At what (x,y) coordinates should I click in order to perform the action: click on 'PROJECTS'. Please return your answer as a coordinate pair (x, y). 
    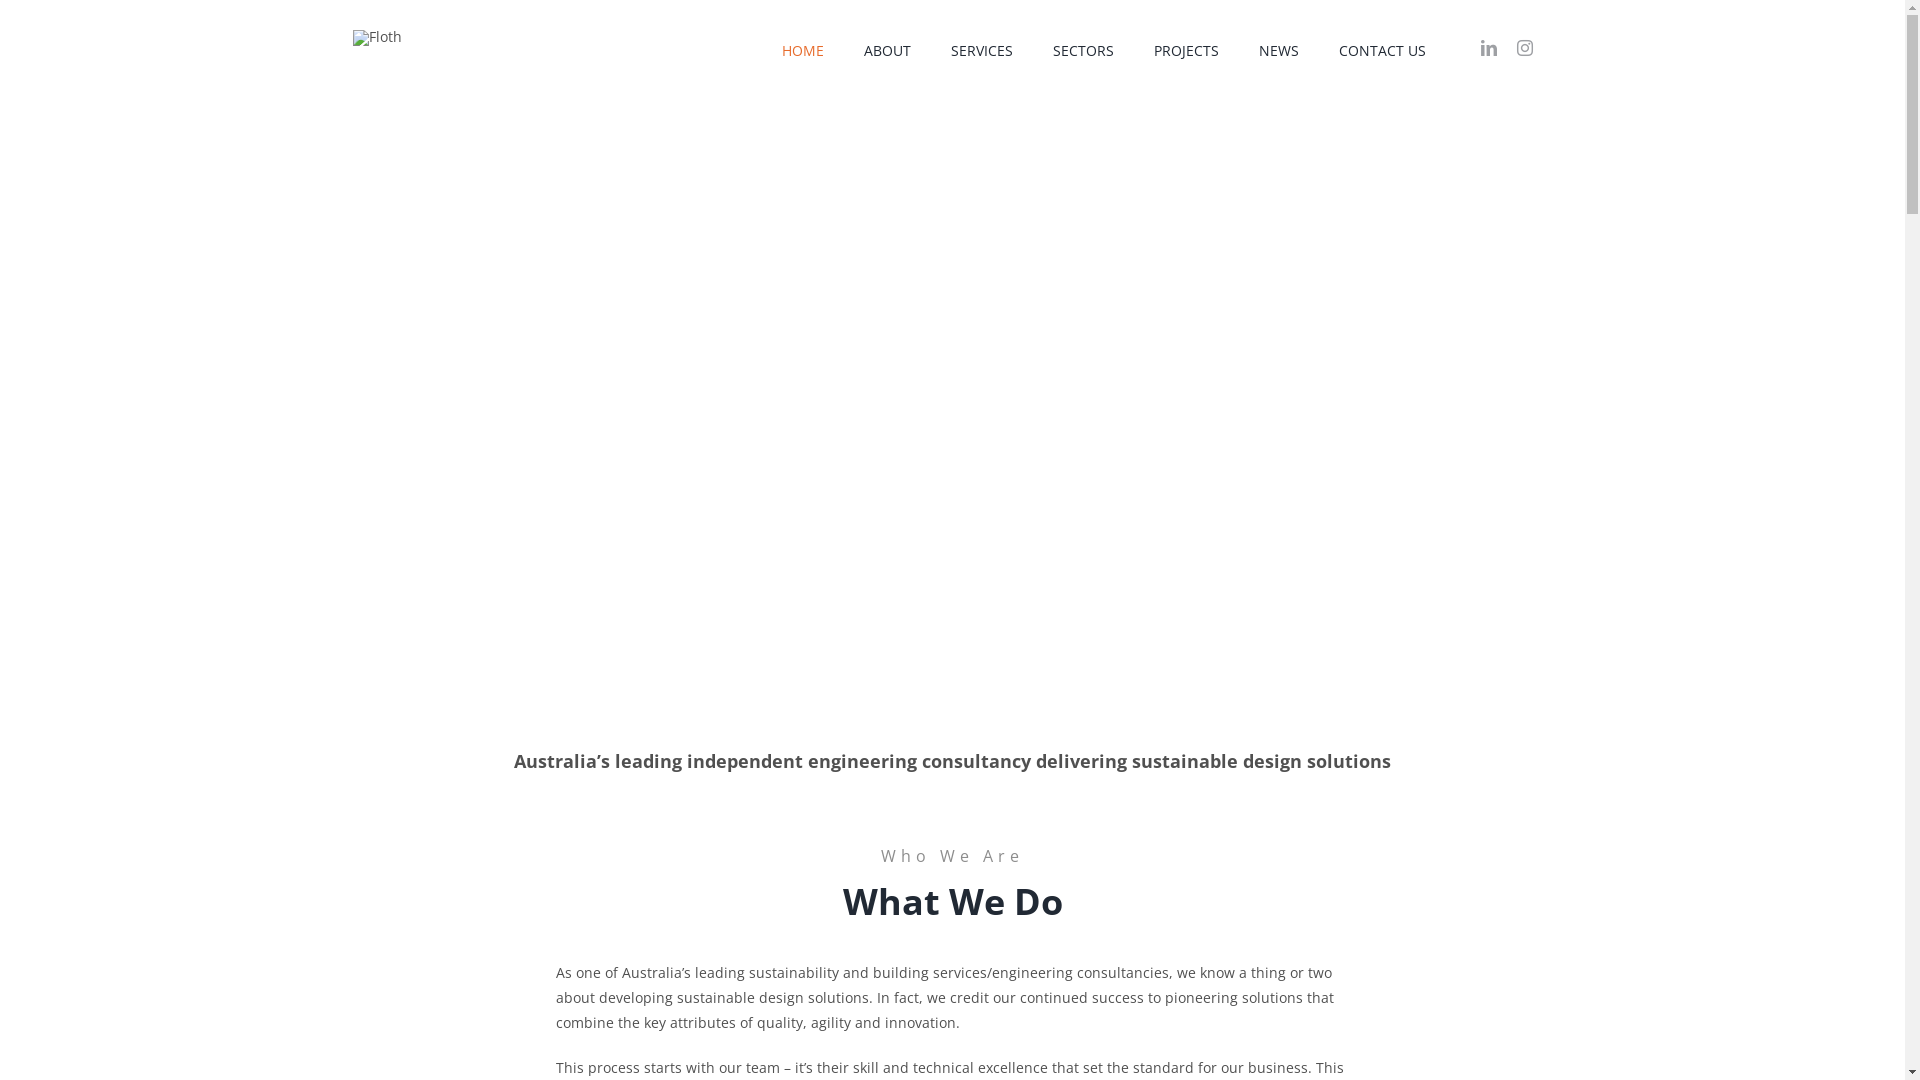
    Looking at the image, I should click on (1186, 49).